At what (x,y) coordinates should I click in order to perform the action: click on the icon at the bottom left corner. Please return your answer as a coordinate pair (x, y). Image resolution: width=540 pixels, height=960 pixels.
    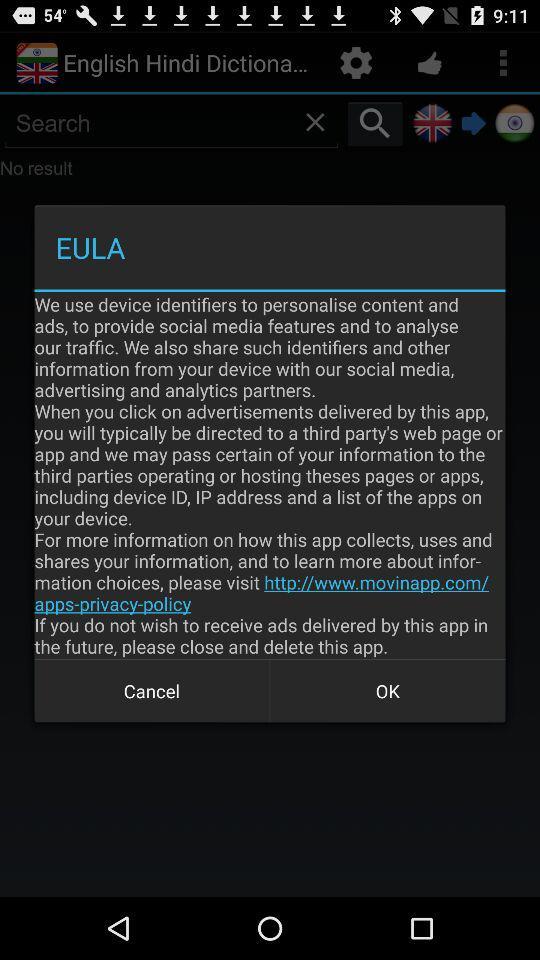
    Looking at the image, I should click on (151, 691).